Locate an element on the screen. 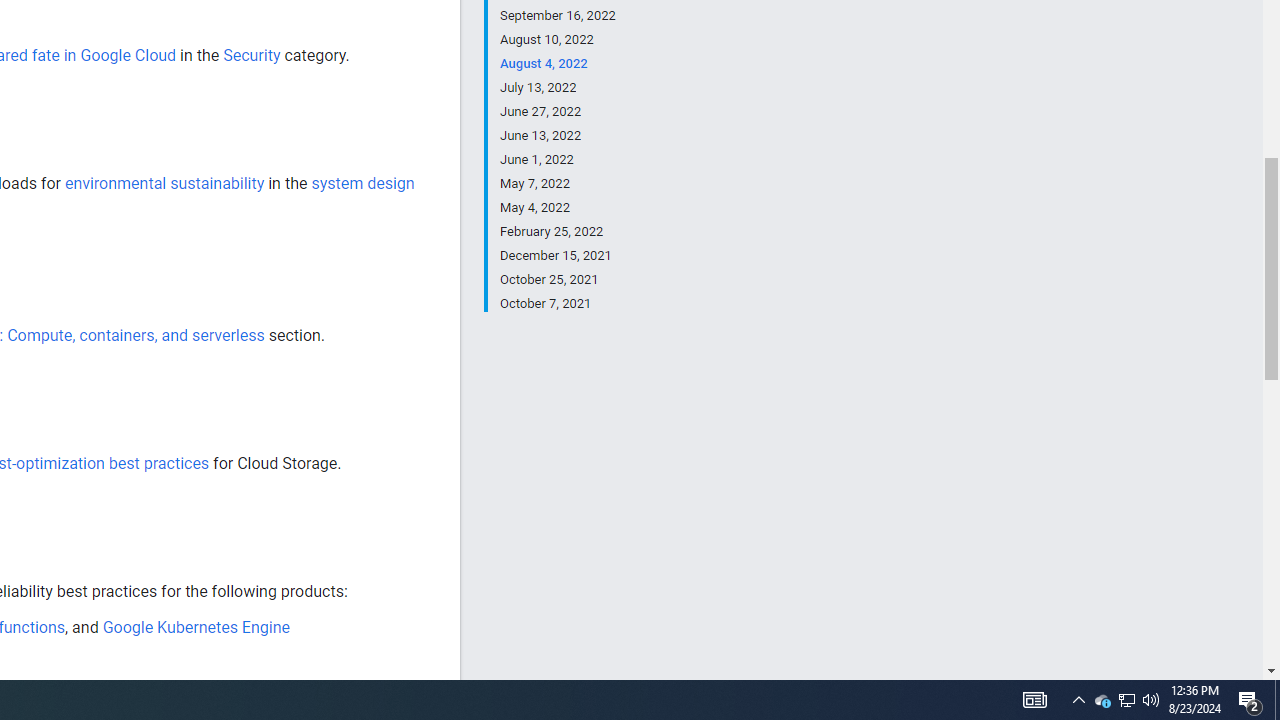  'December 15, 2021' is located at coordinates (557, 254).